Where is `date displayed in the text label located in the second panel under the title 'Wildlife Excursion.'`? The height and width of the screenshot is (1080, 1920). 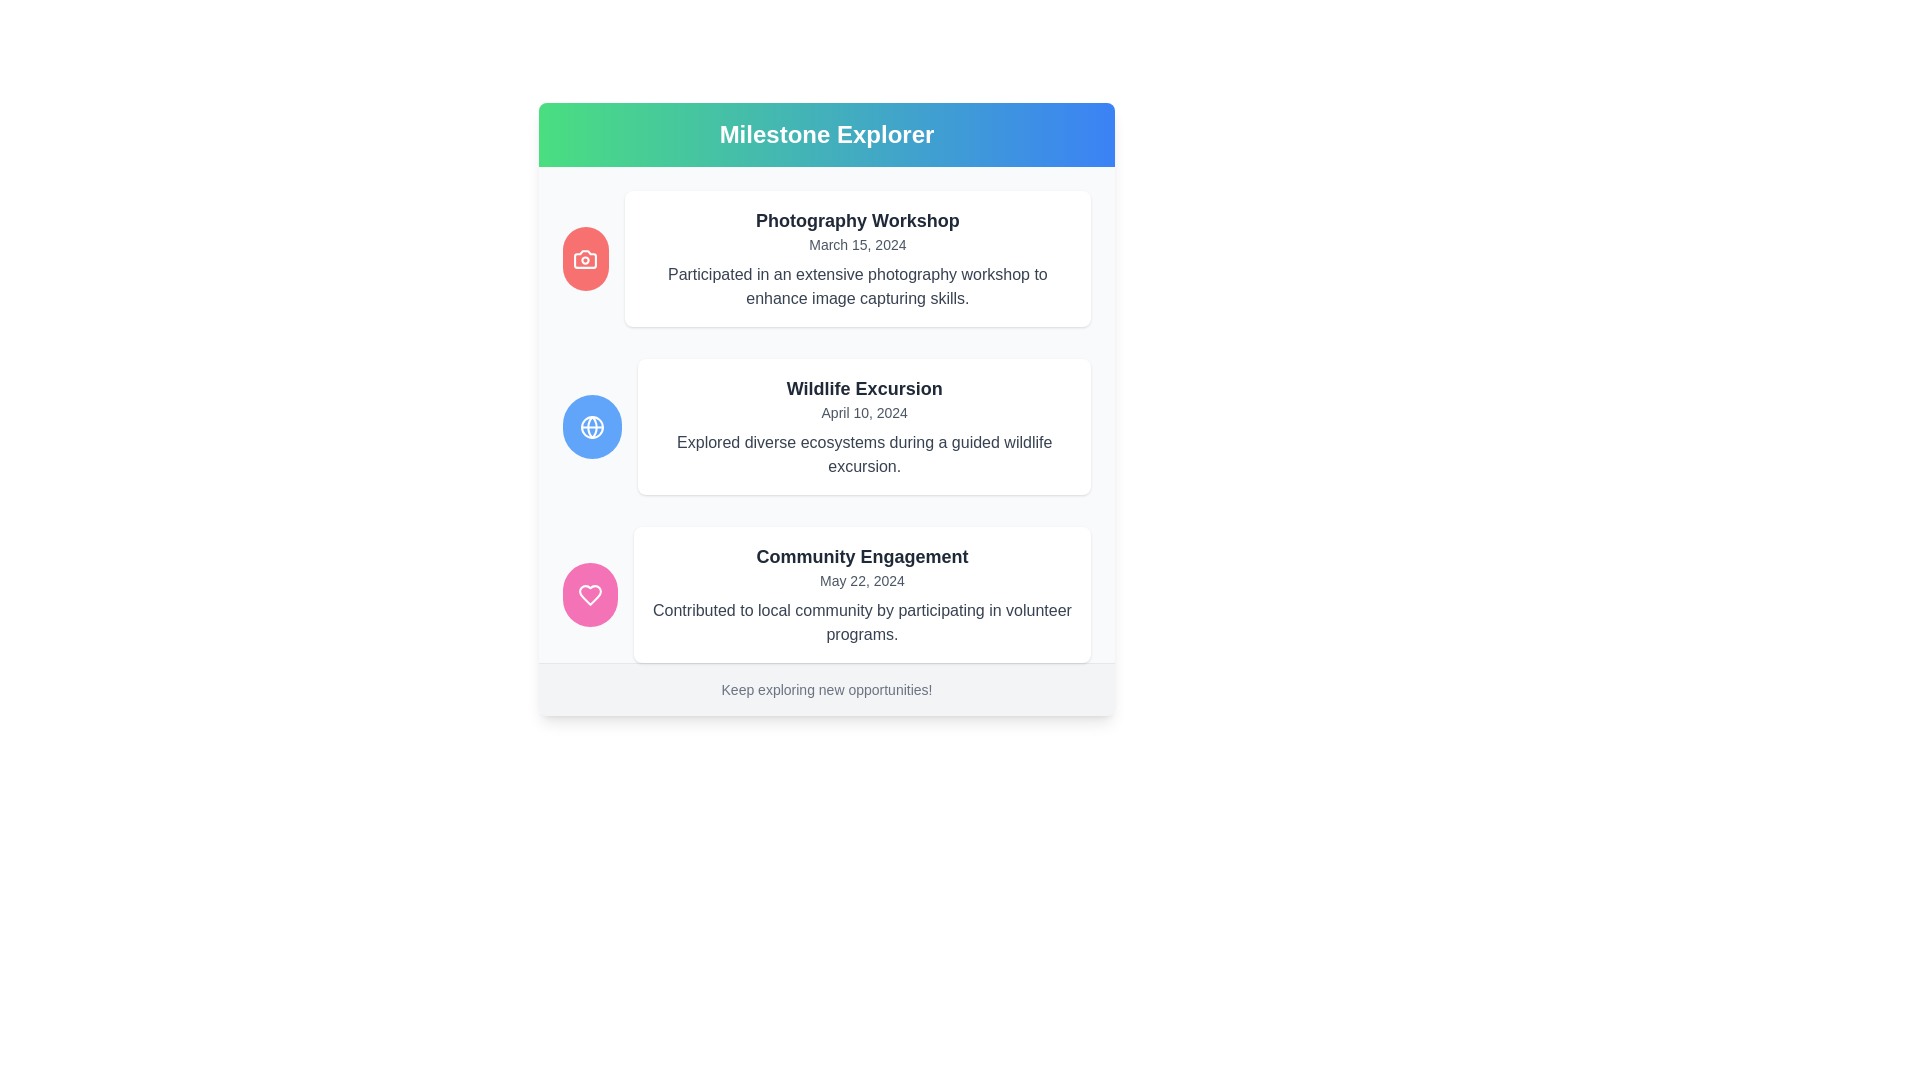
date displayed in the text label located in the second panel under the title 'Wildlife Excursion.' is located at coordinates (864, 411).